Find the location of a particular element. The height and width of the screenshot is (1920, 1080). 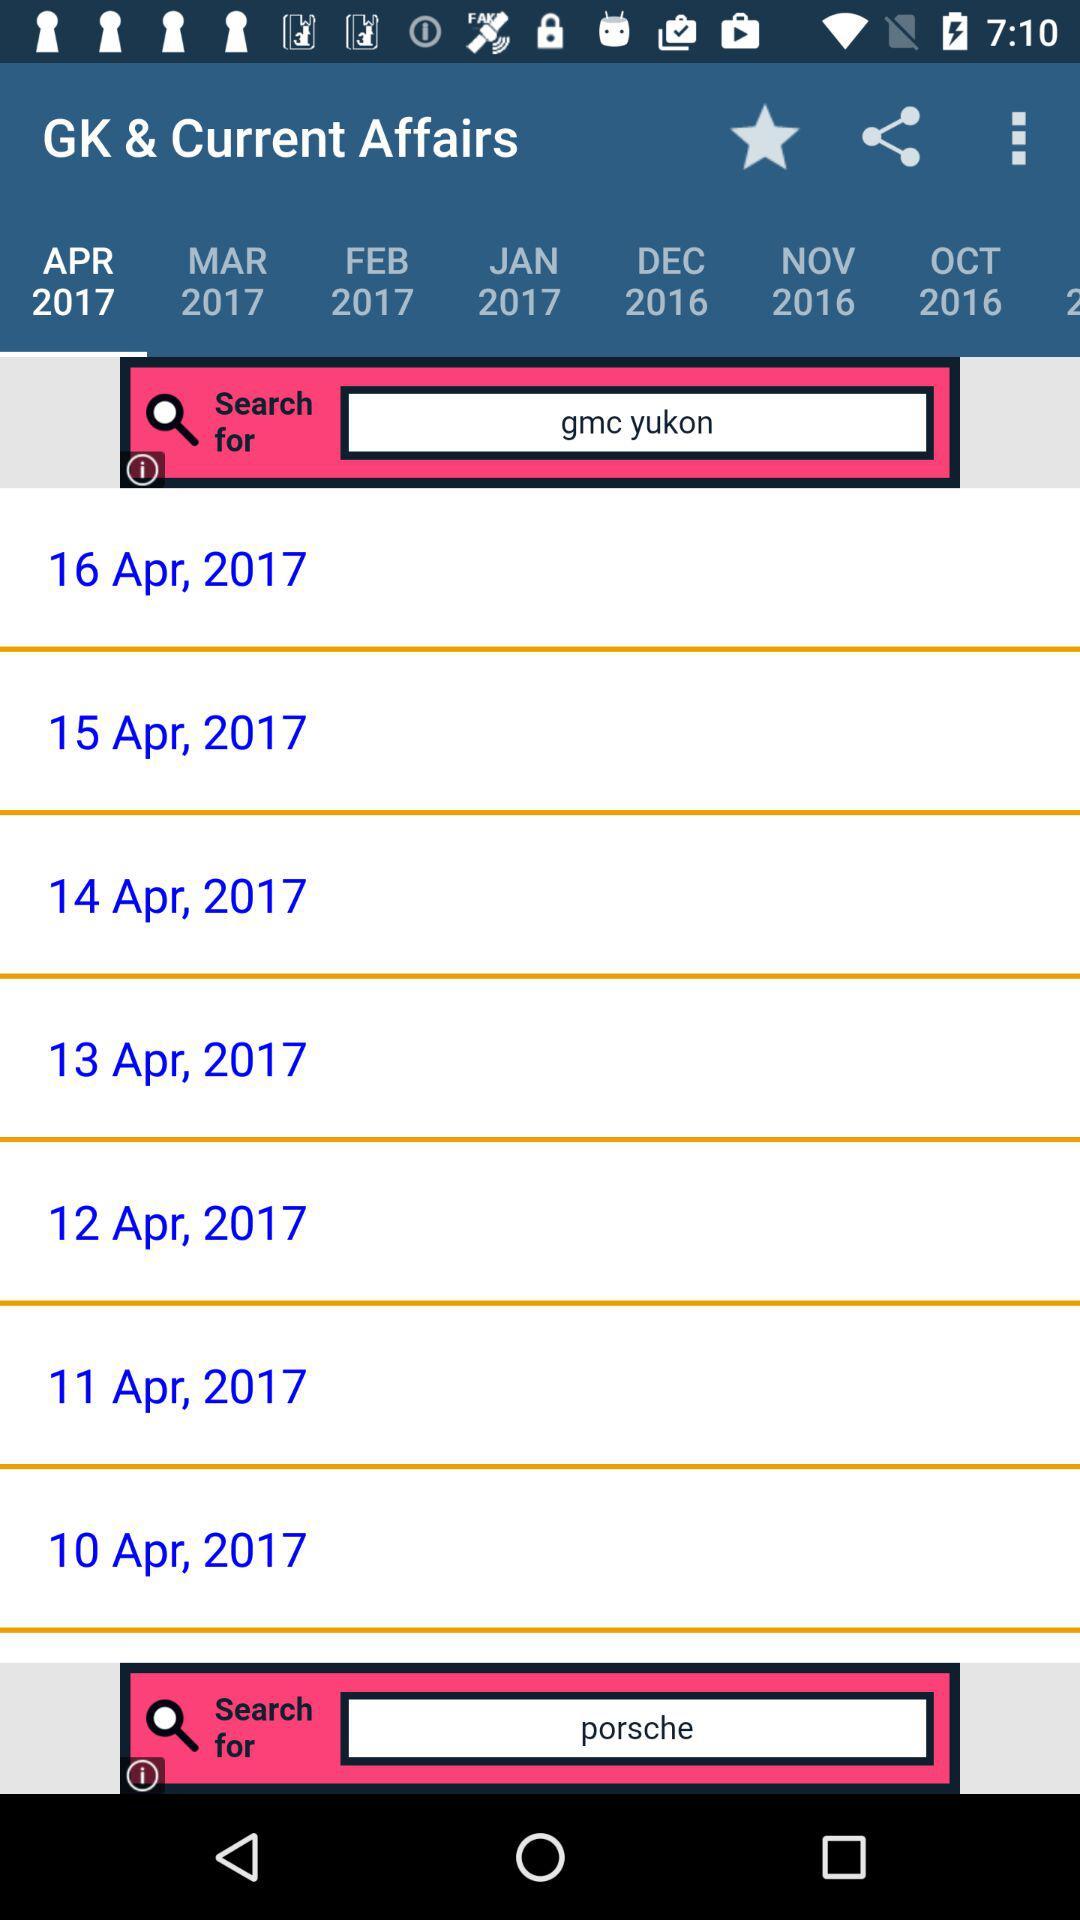

icon to the left of  dec is located at coordinates (518, 279).